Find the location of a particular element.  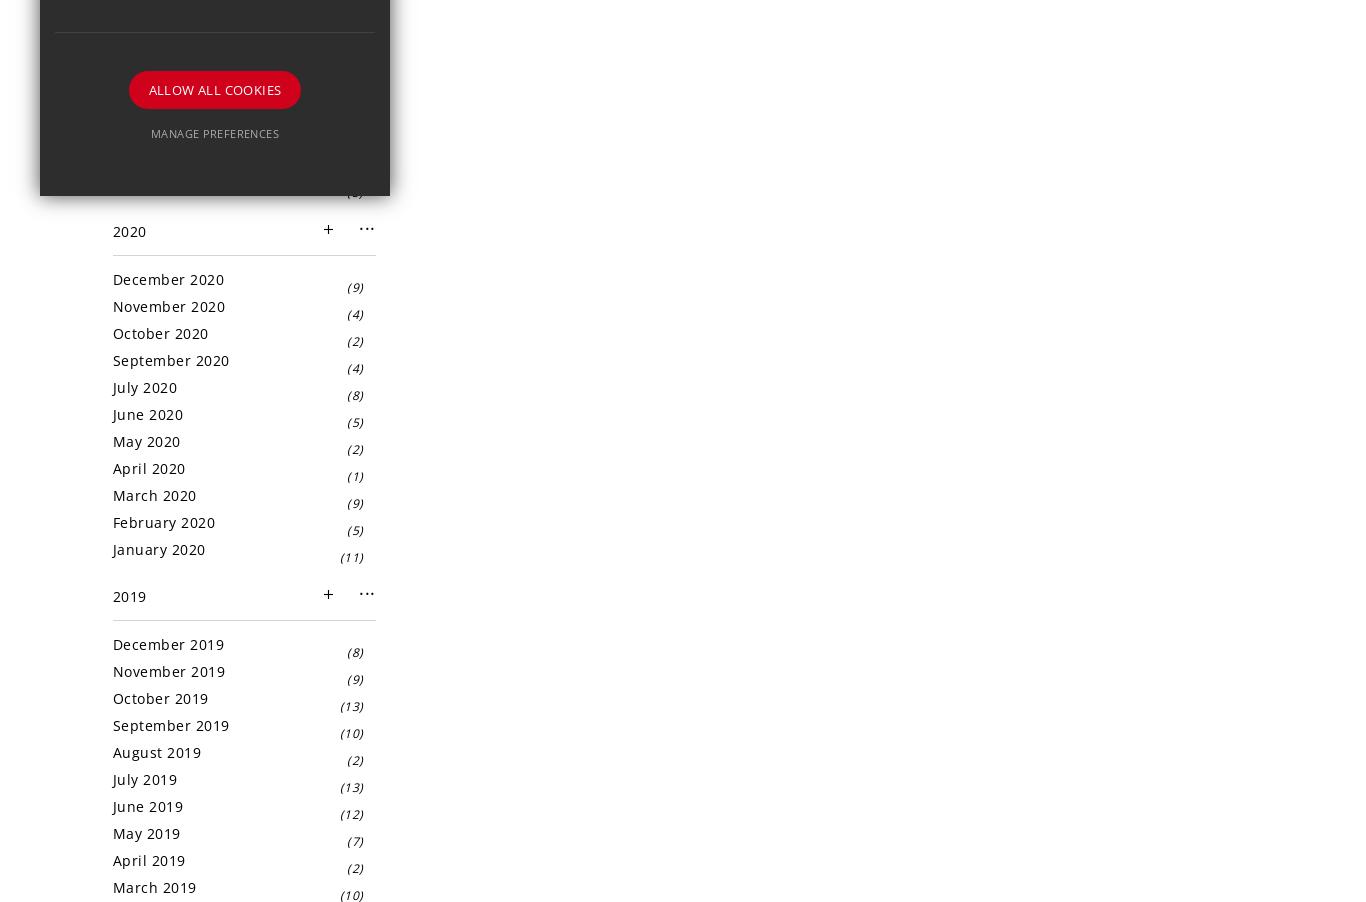

'(11)' is located at coordinates (350, 557).